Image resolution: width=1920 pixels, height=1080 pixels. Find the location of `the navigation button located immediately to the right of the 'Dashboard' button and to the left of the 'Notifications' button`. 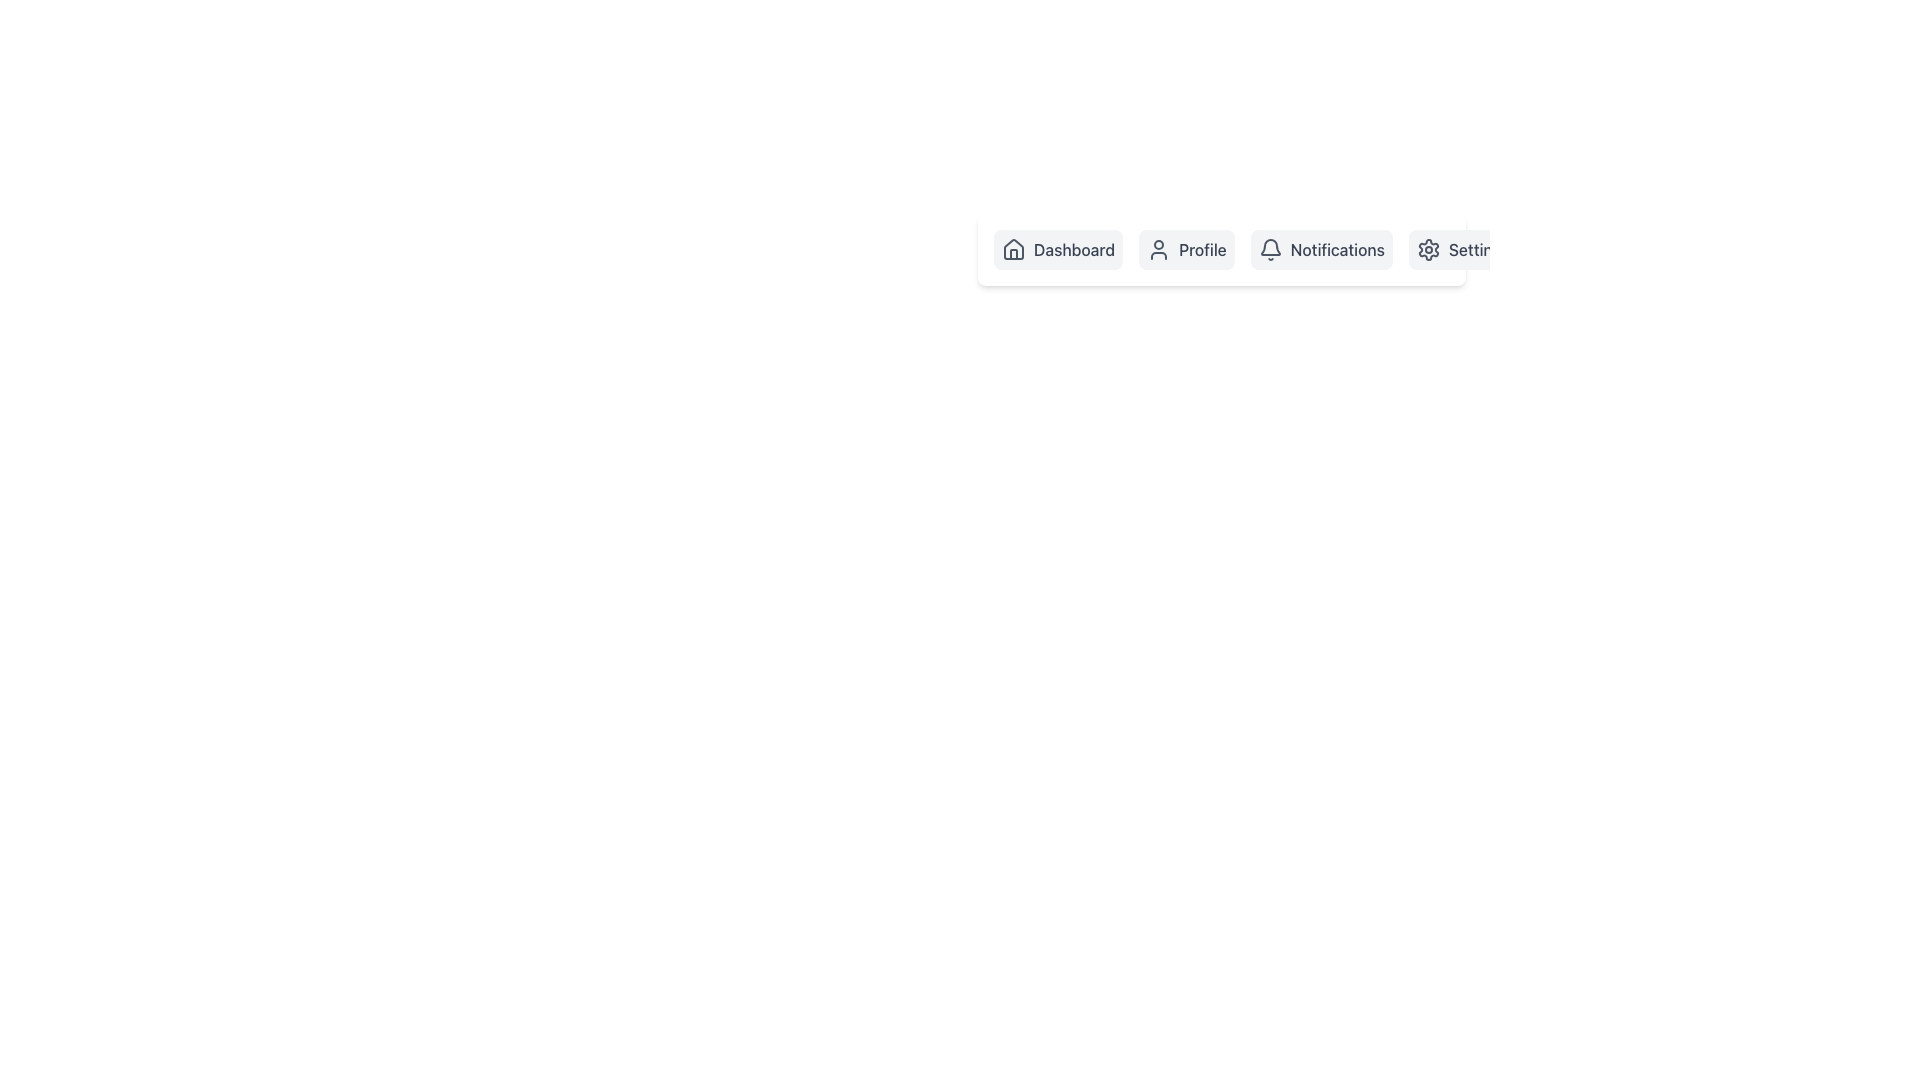

the navigation button located immediately to the right of the 'Dashboard' button and to the left of the 'Notifications' button is located at coordinates (1186, 249).